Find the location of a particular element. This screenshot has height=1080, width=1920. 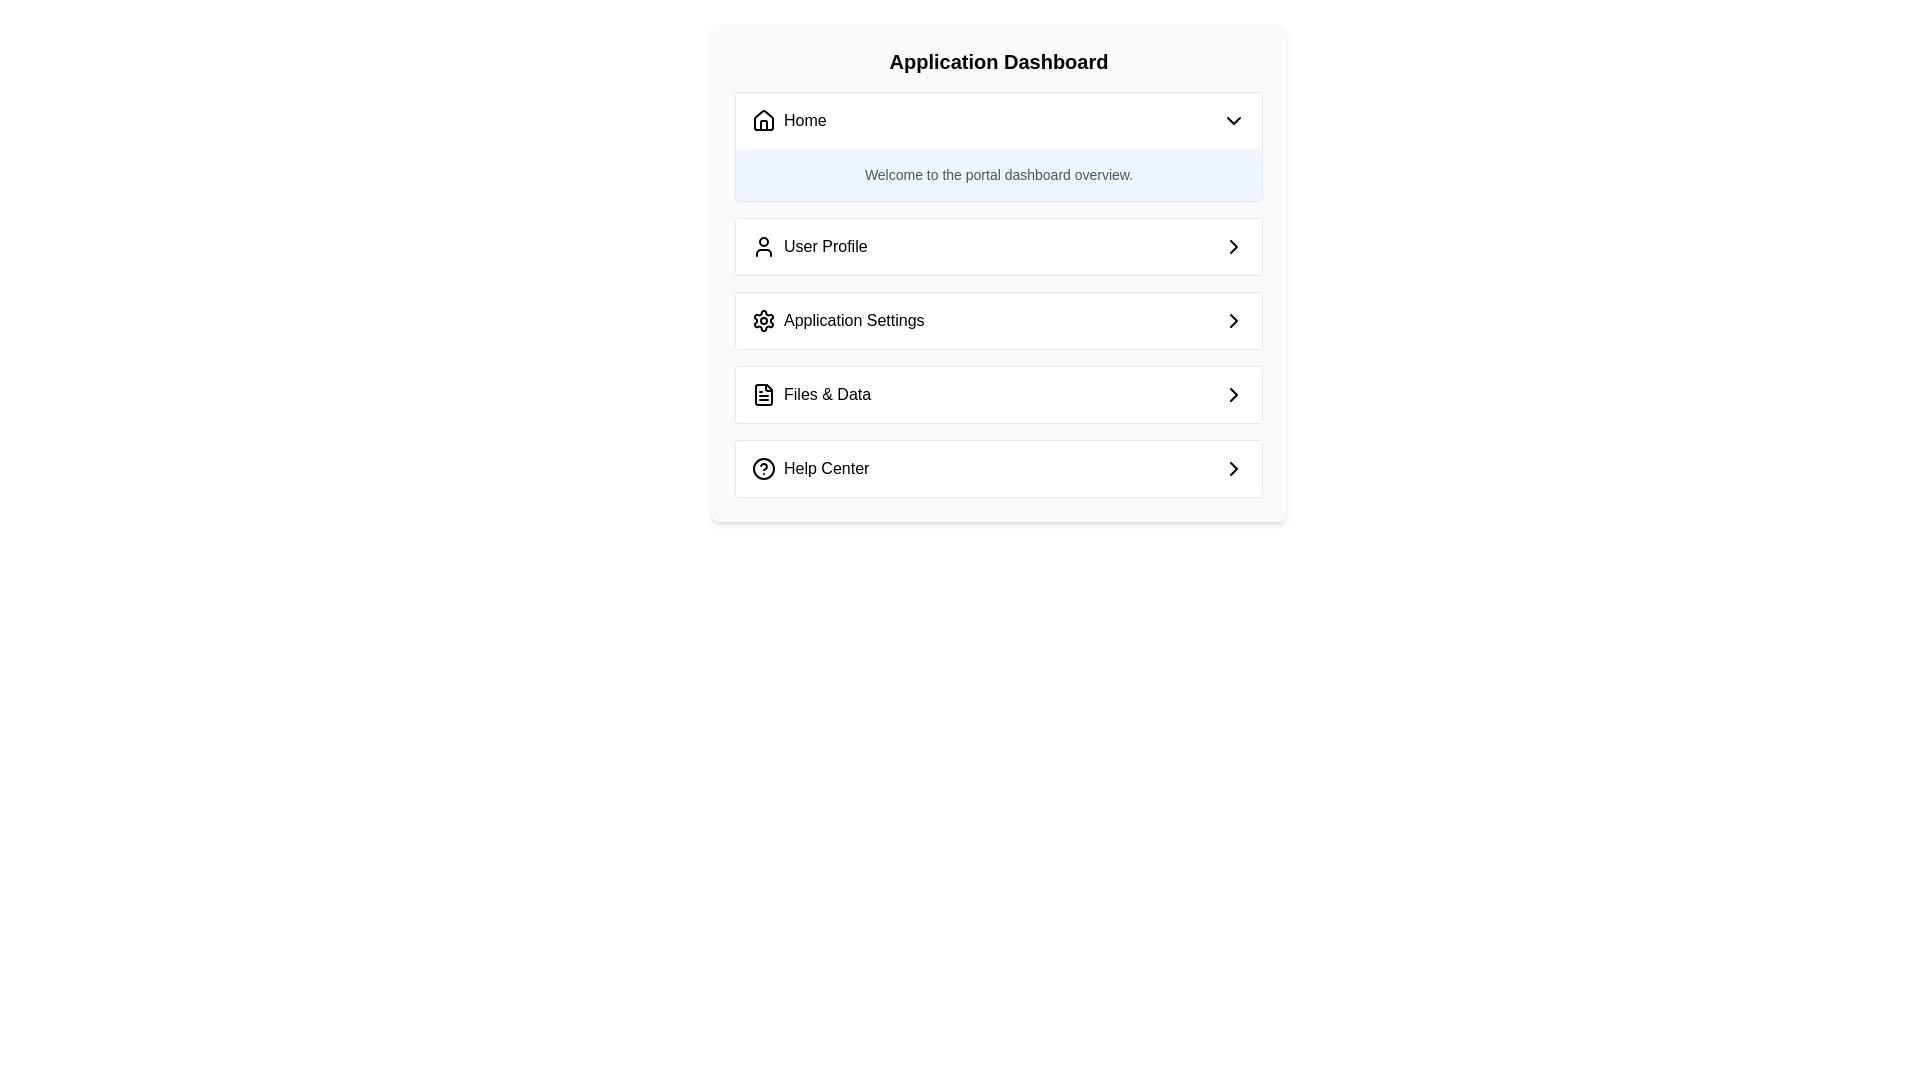

the circular icon with a question mark is located at coordinates (762, 469).